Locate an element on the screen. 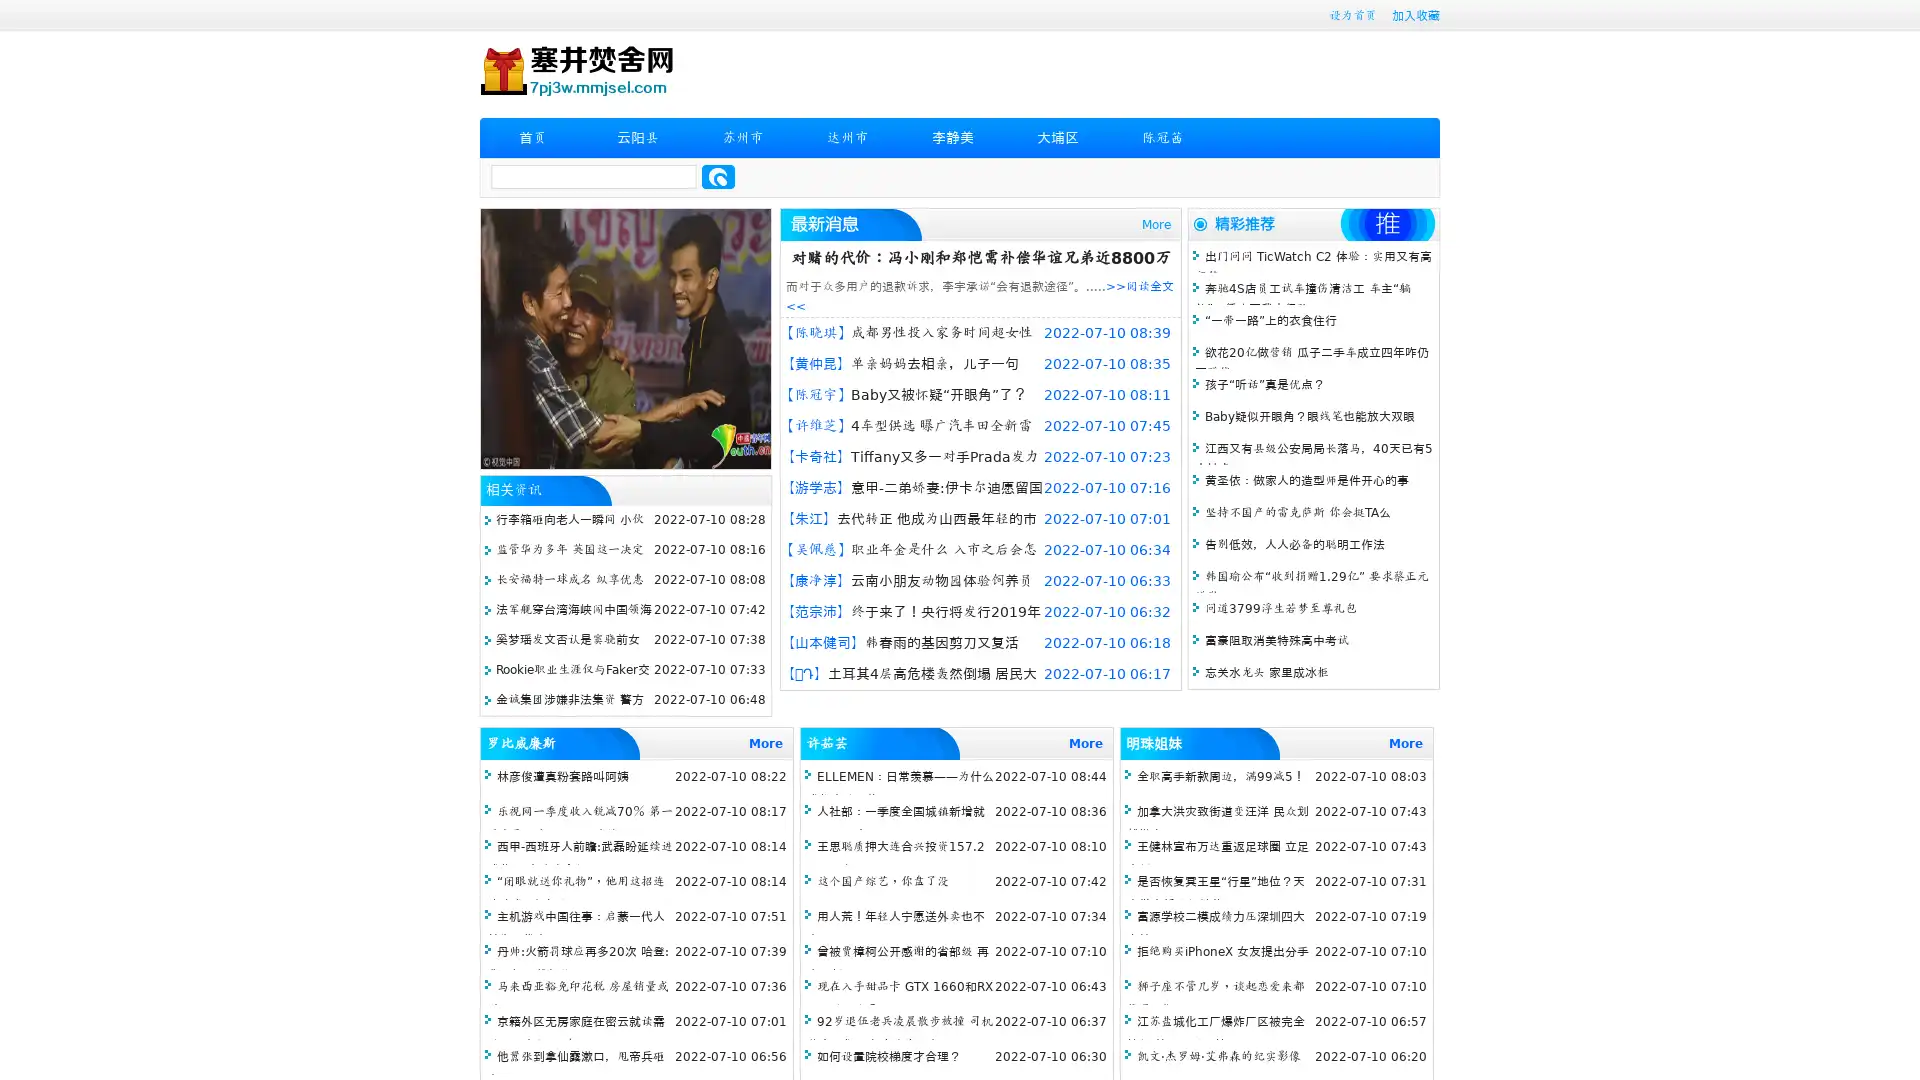 This screenshot has height=1080, width=1920. Search is located at coordinates (718, 176).